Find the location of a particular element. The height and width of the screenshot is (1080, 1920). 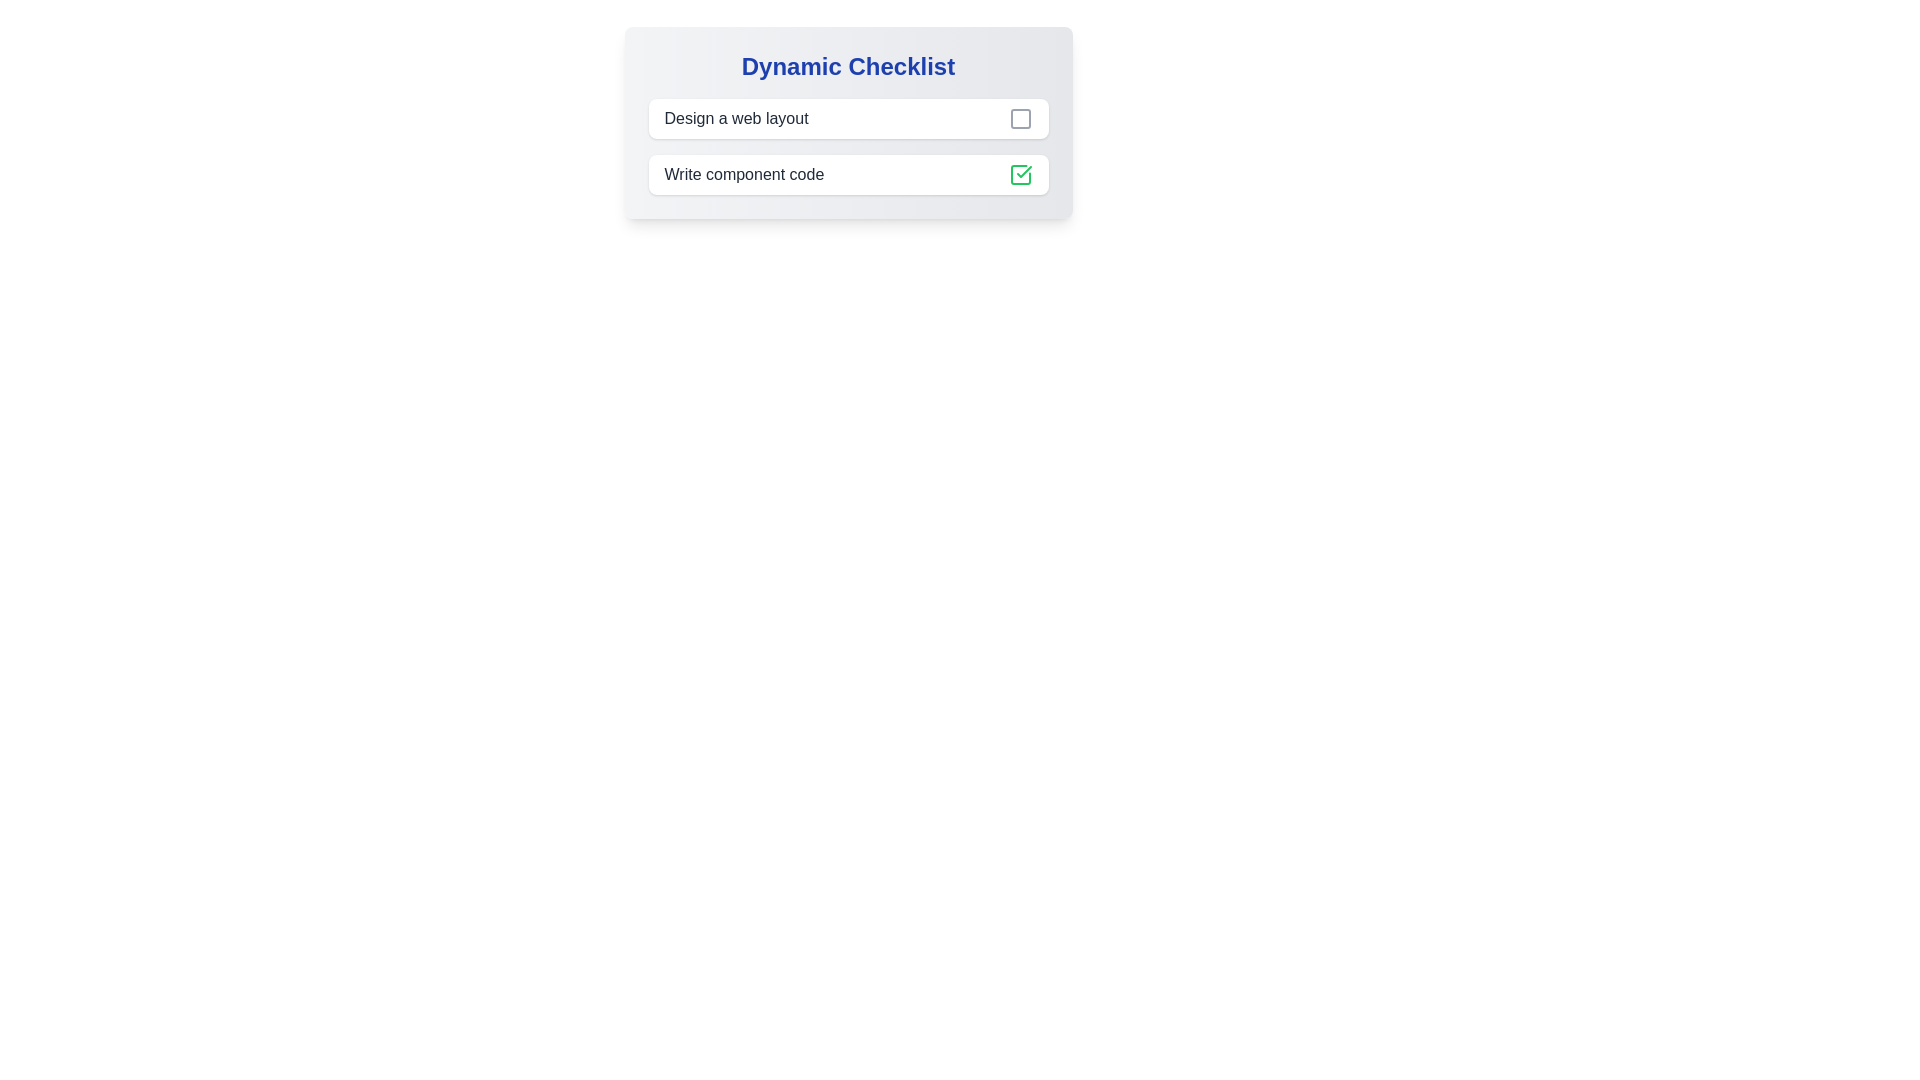

the checkbox located to the right of the text 'Design a web layout' is located at coordinates (1019, 119).